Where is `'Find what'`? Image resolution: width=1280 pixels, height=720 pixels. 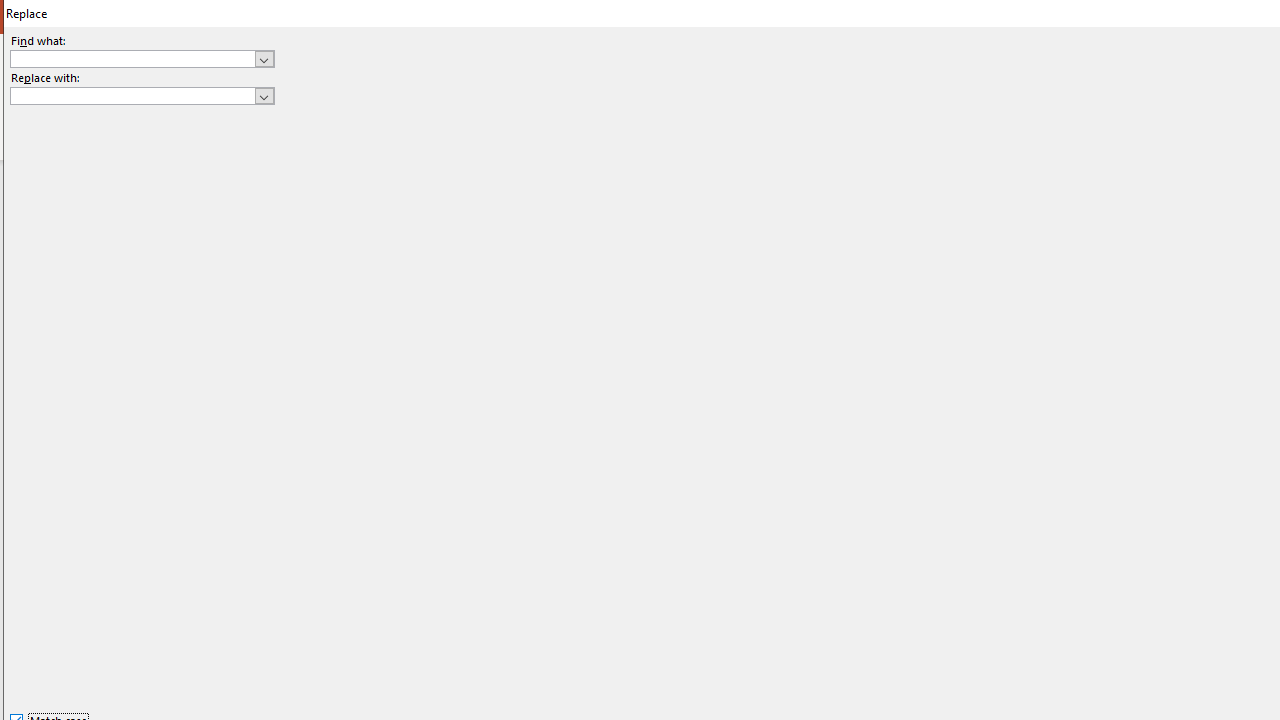
'Find what' is located at coordinates (141, 57).